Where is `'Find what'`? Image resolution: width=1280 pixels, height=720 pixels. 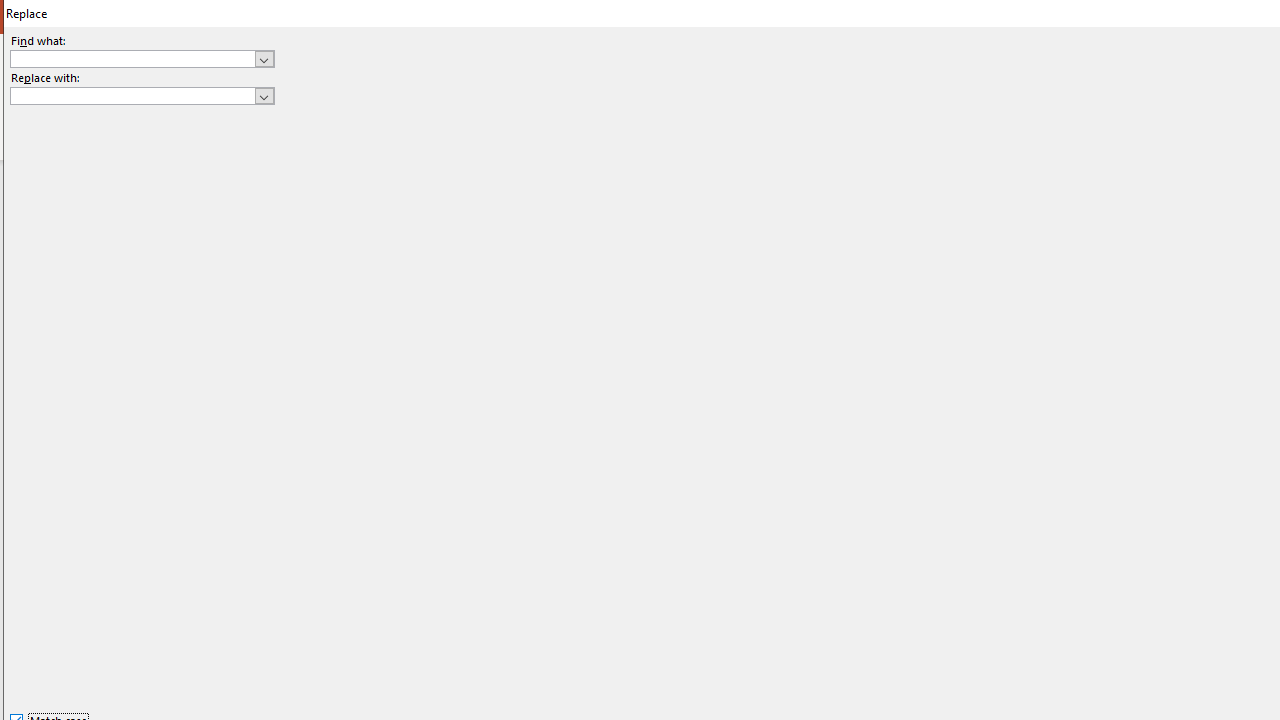
'Find what' is located at coordinates (141, 57).